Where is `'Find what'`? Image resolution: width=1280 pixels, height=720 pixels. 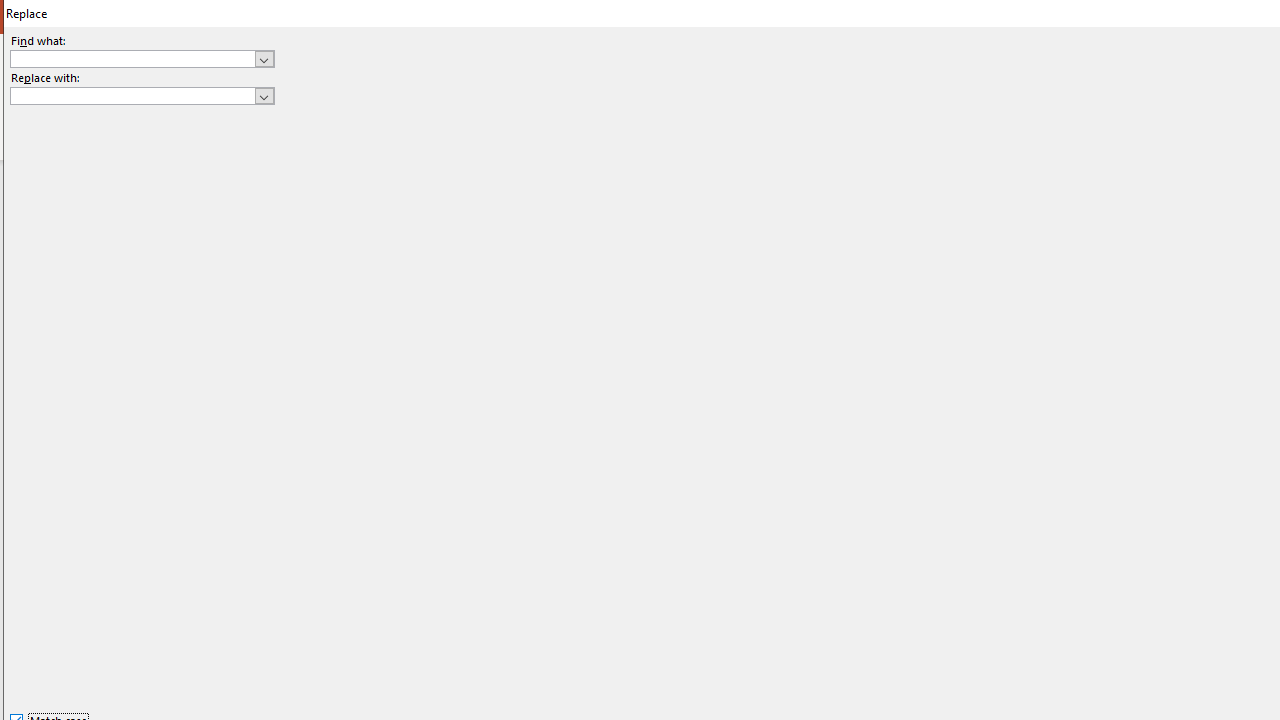
'Find what' is located at coordinates (141, 57).